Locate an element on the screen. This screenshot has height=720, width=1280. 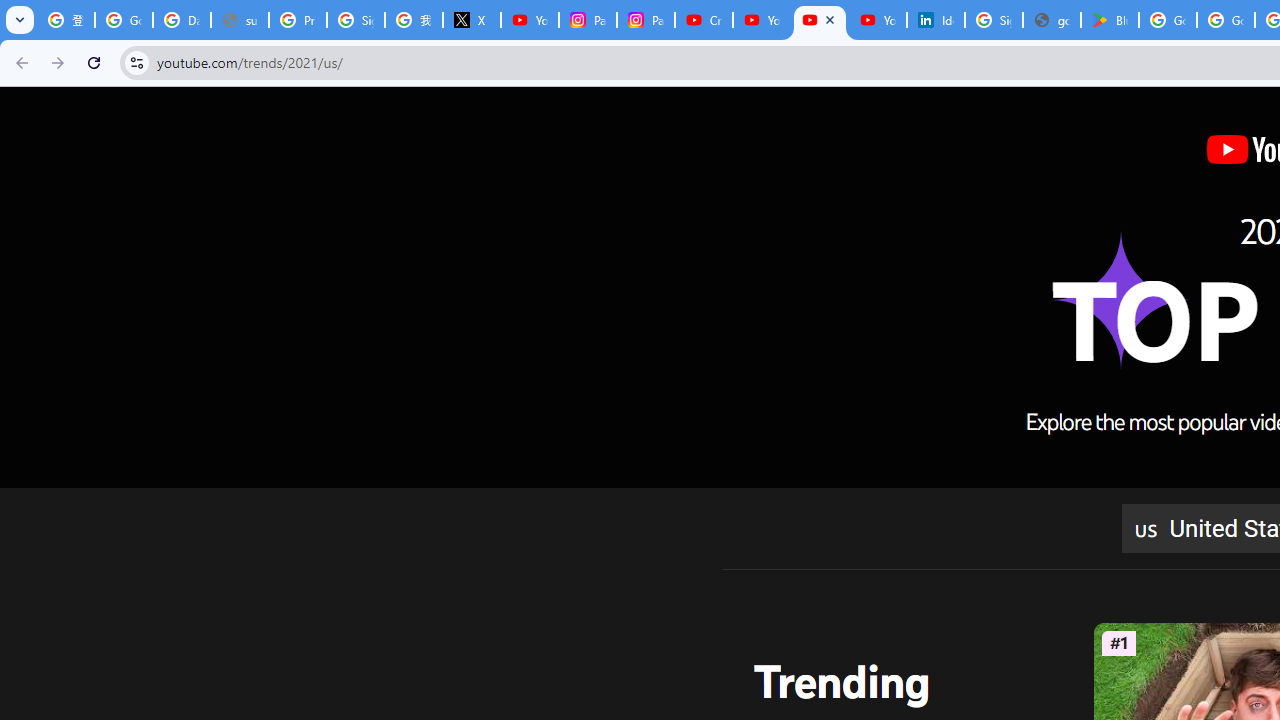
'YouTube Culture & Trends - YouTube Top 10, 2021' is located at coordinates (819, 20).